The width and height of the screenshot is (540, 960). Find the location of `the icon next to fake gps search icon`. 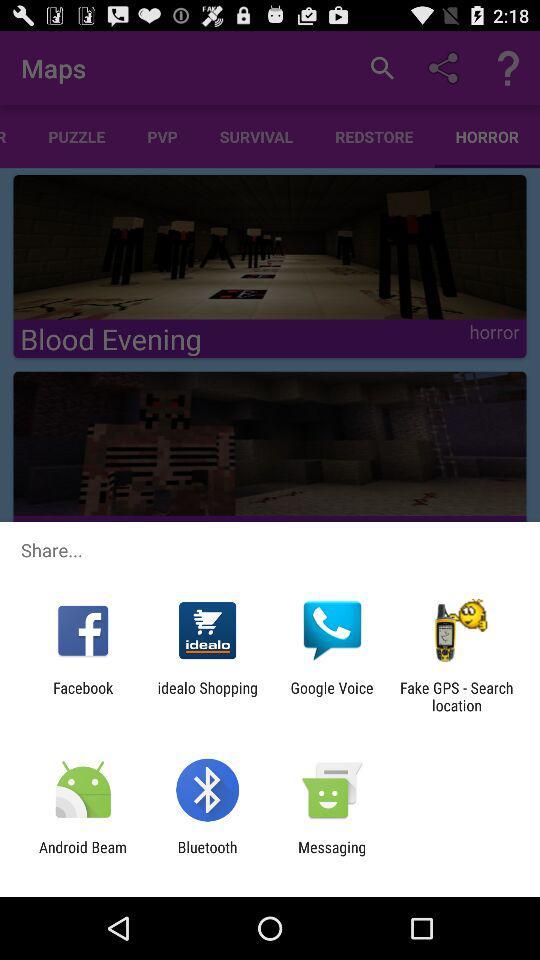

the icon next to fake gps search icon is located at coordinates (332, 696).